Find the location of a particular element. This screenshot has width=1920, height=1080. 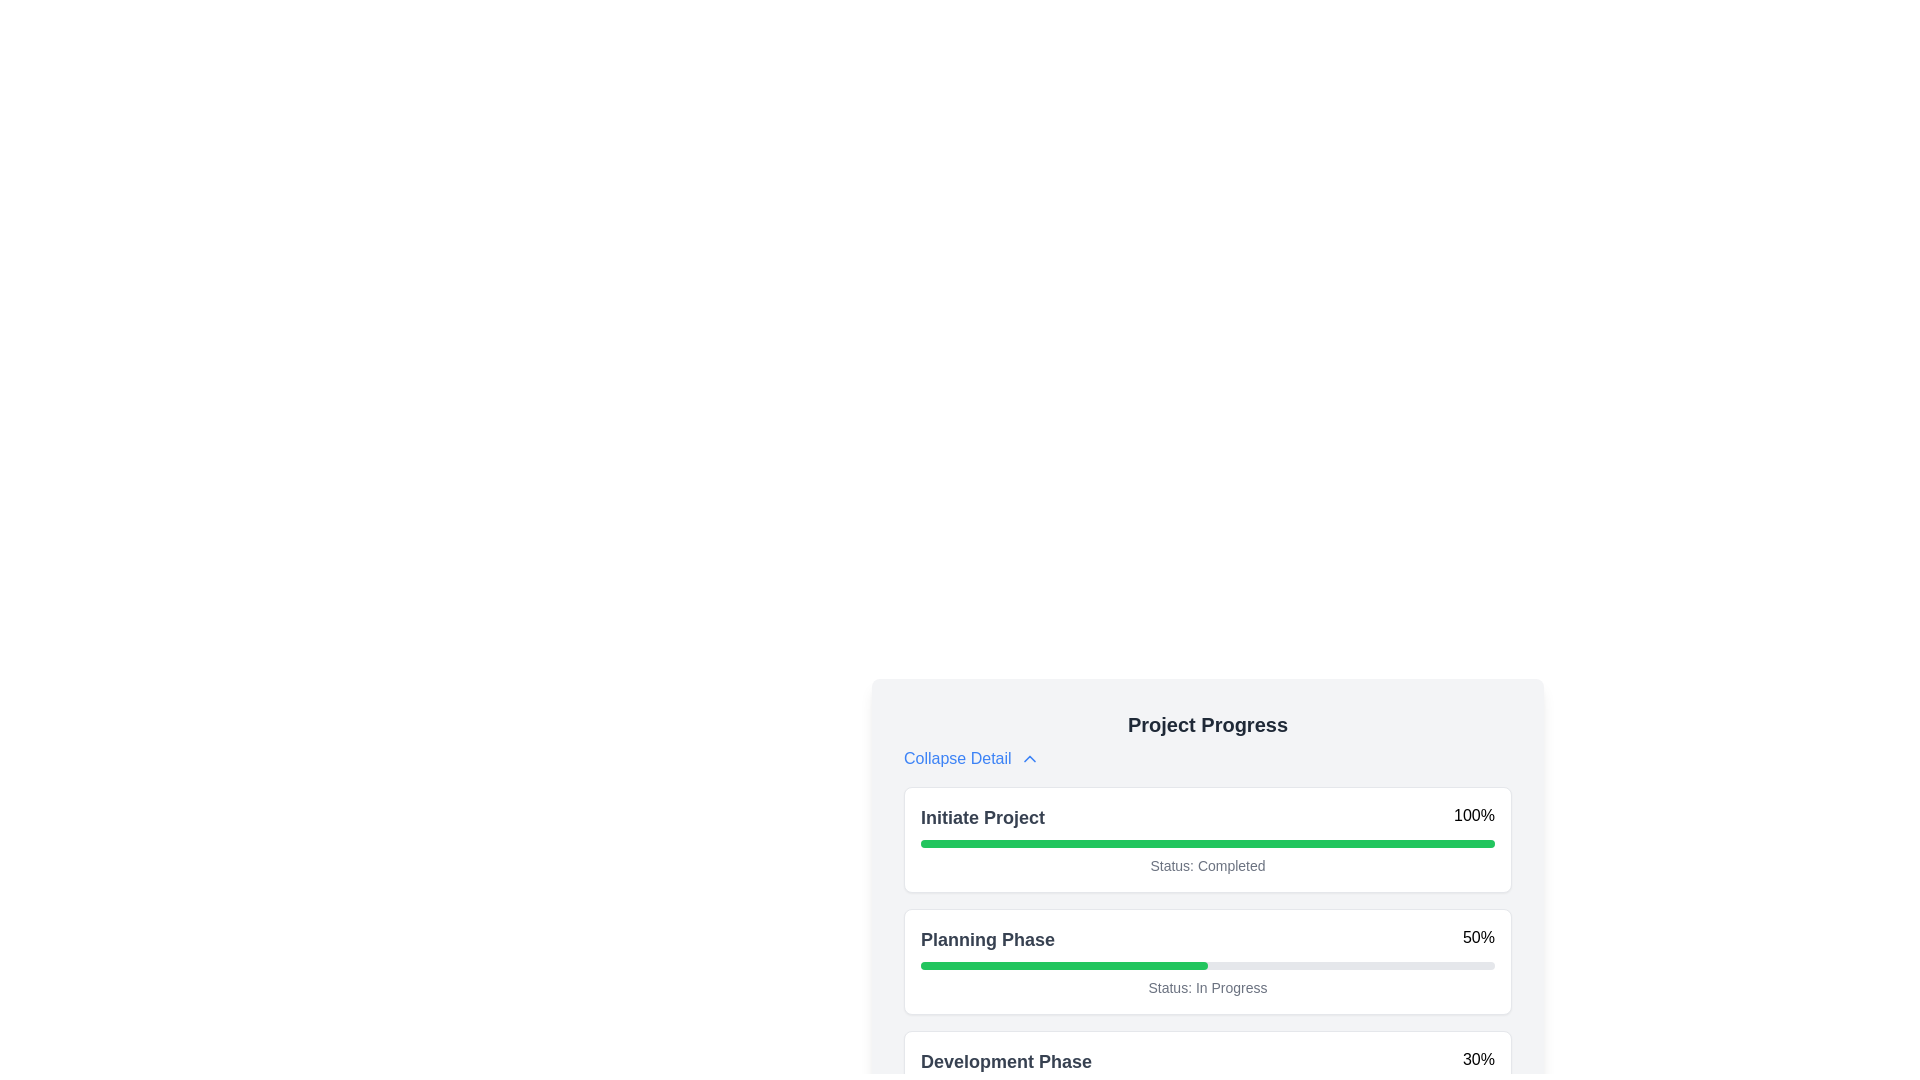

the visual representation of the green progress bar segment that occupies the left half of the 'Planning Phase' section's progress bar is located at coordinates (1063, 964).